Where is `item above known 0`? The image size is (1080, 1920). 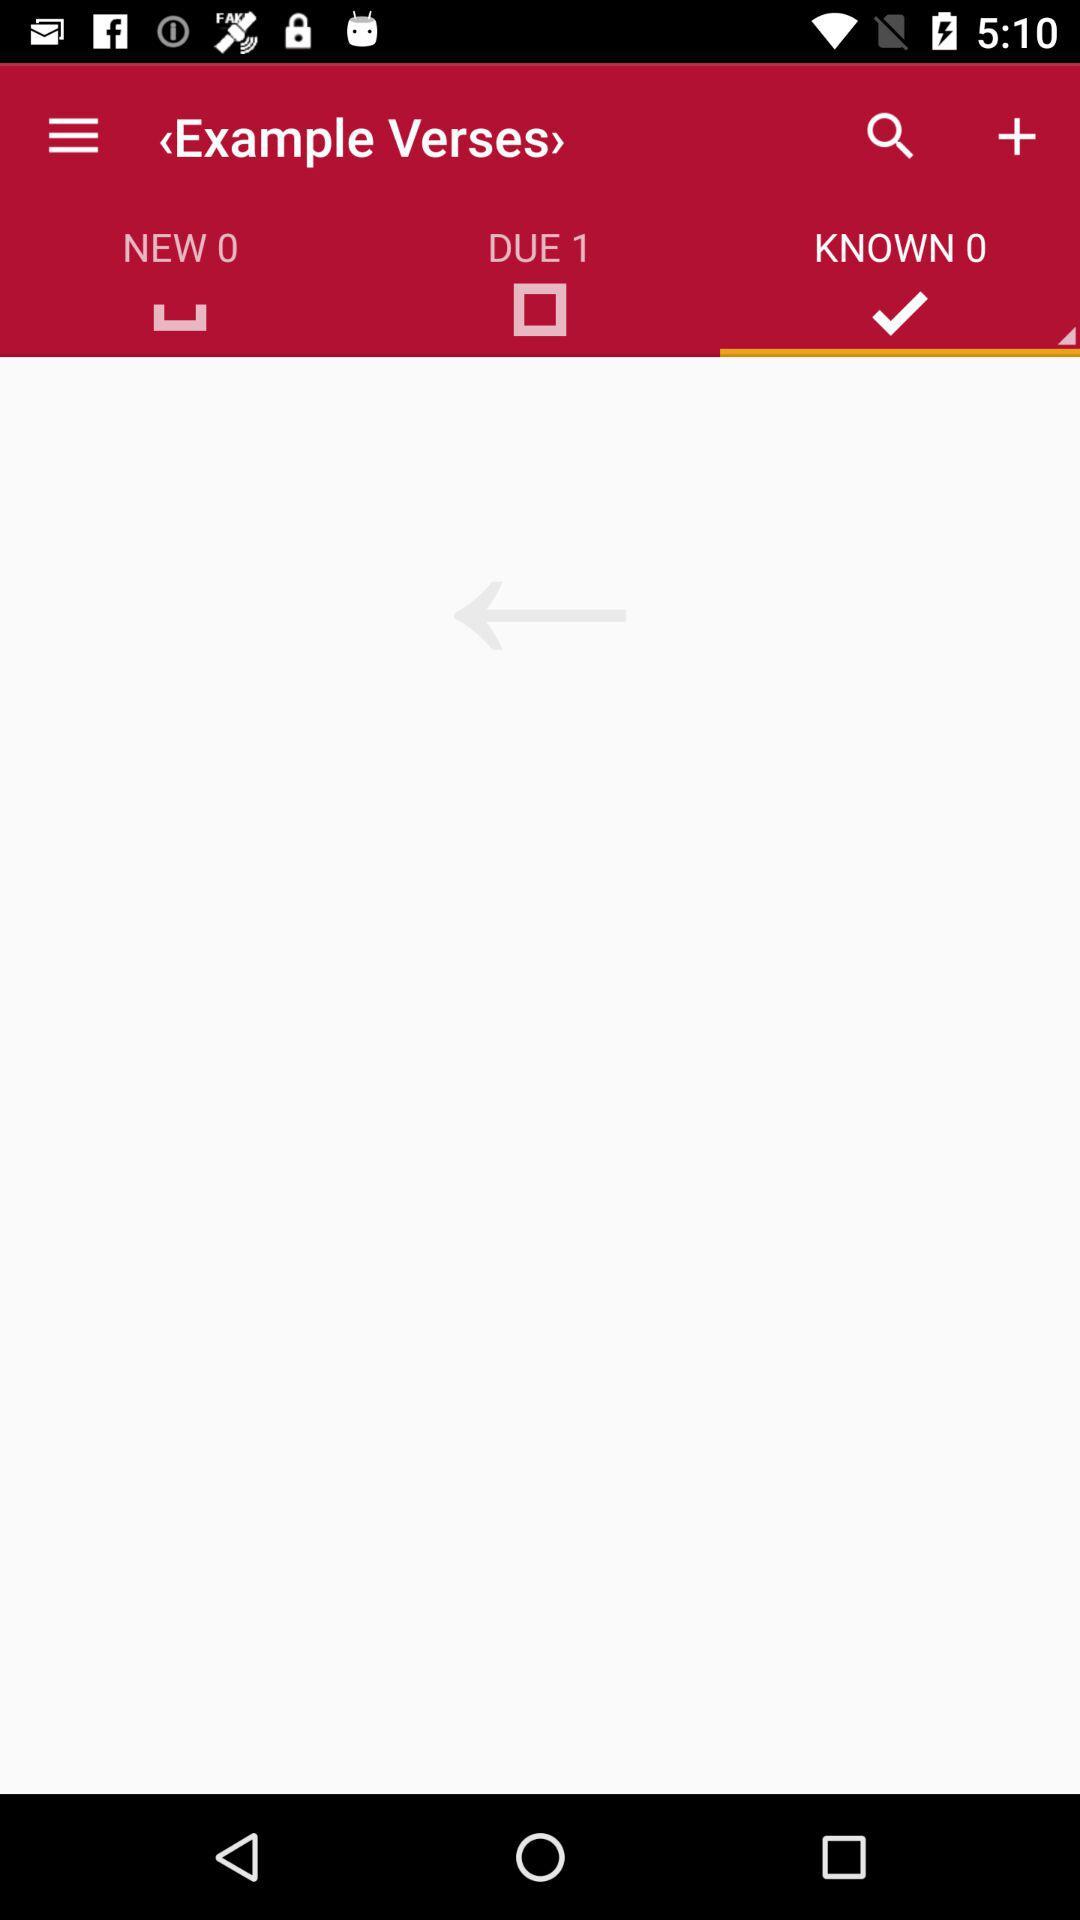
item above known 0 is located at coordinates (890, 135).